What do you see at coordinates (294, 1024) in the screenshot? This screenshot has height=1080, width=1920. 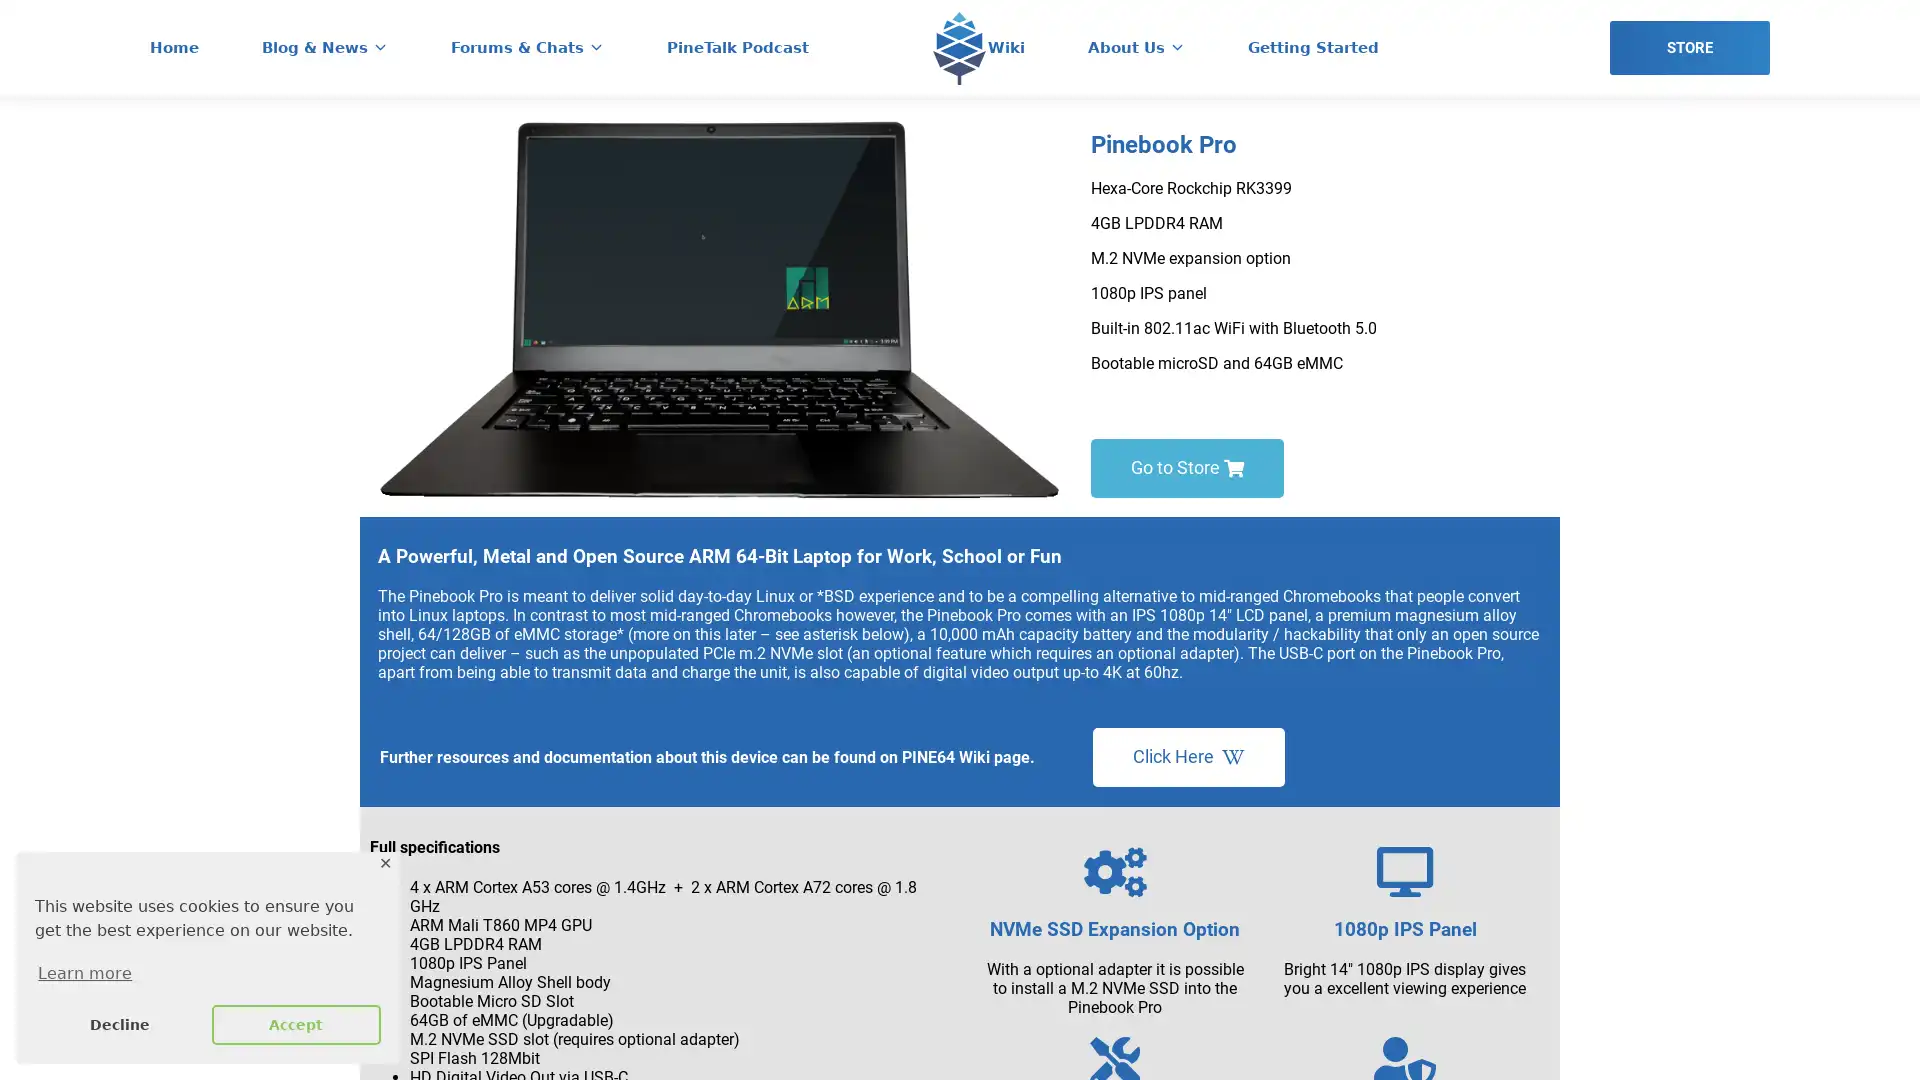 I see `allow cookies` at bounding box center [294, 1024].